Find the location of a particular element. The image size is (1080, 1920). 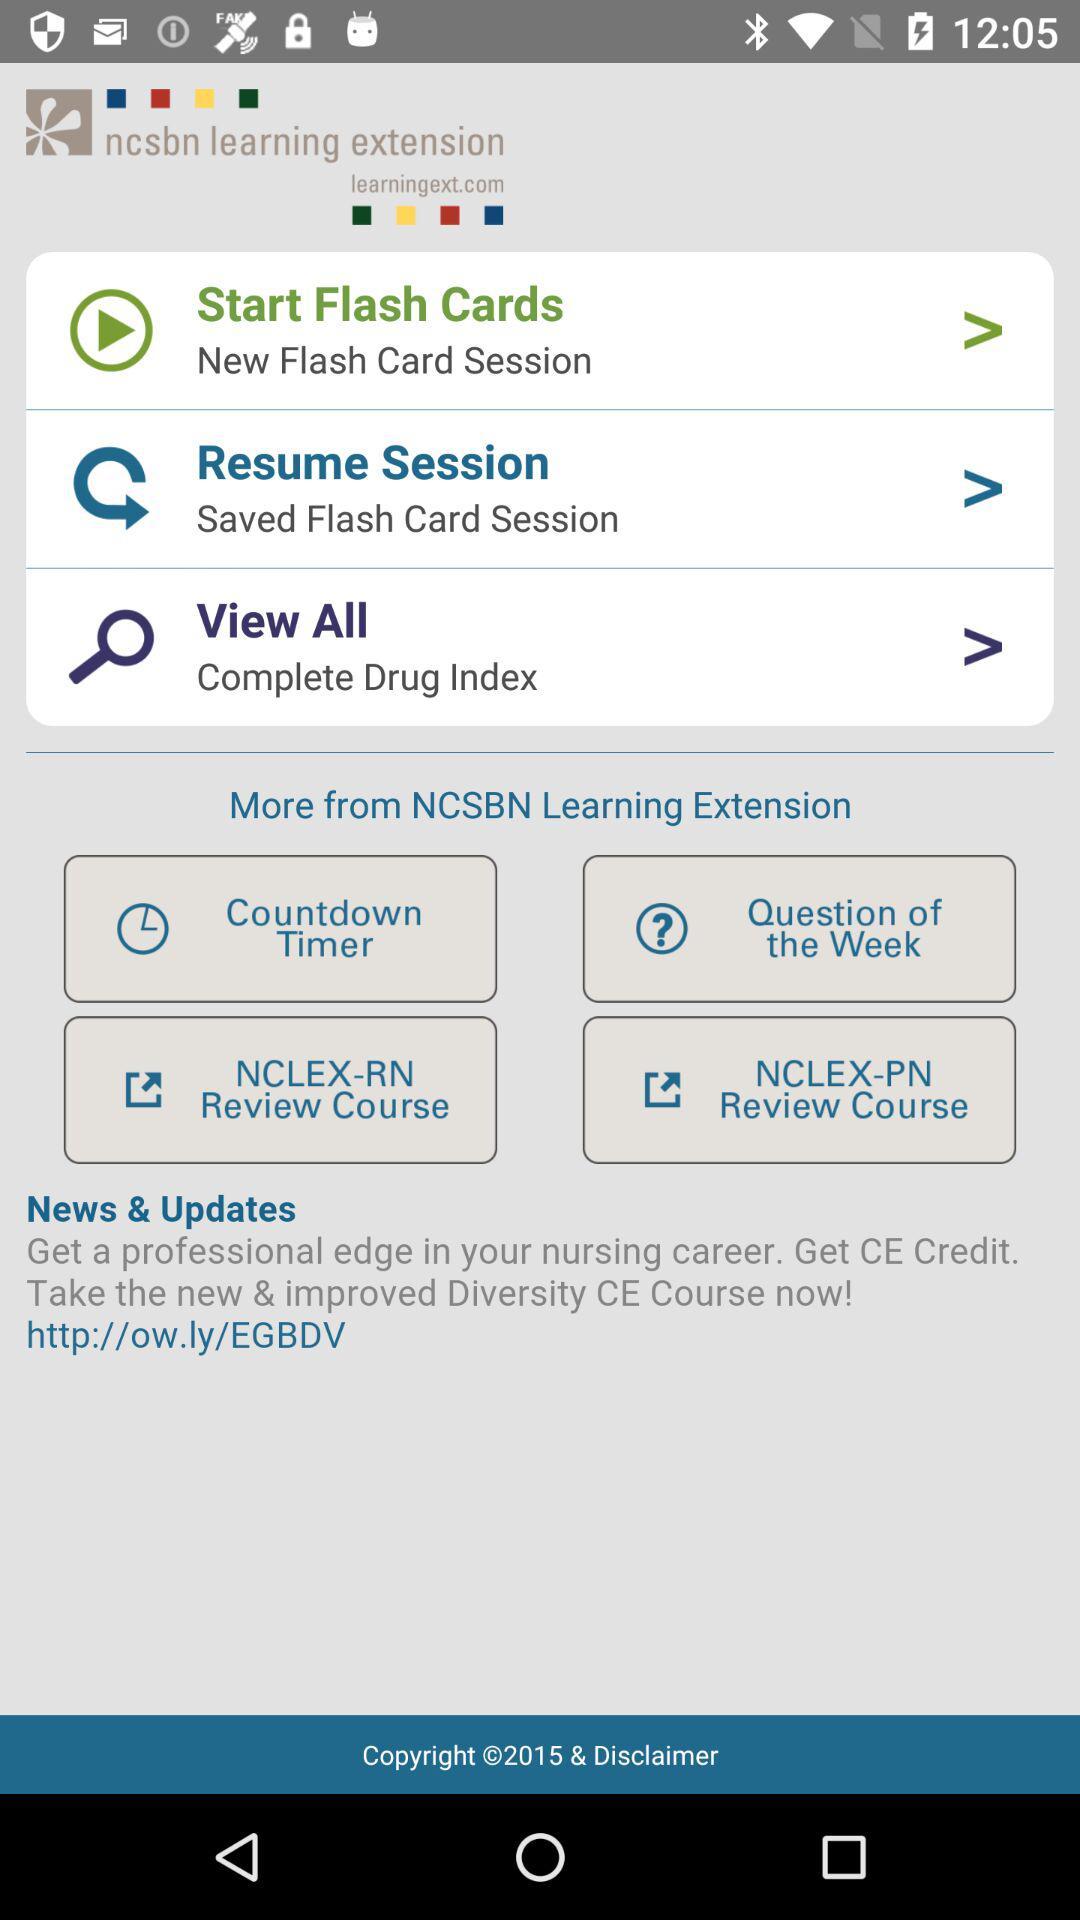

advertisement is located at coordinates (540, 1438).